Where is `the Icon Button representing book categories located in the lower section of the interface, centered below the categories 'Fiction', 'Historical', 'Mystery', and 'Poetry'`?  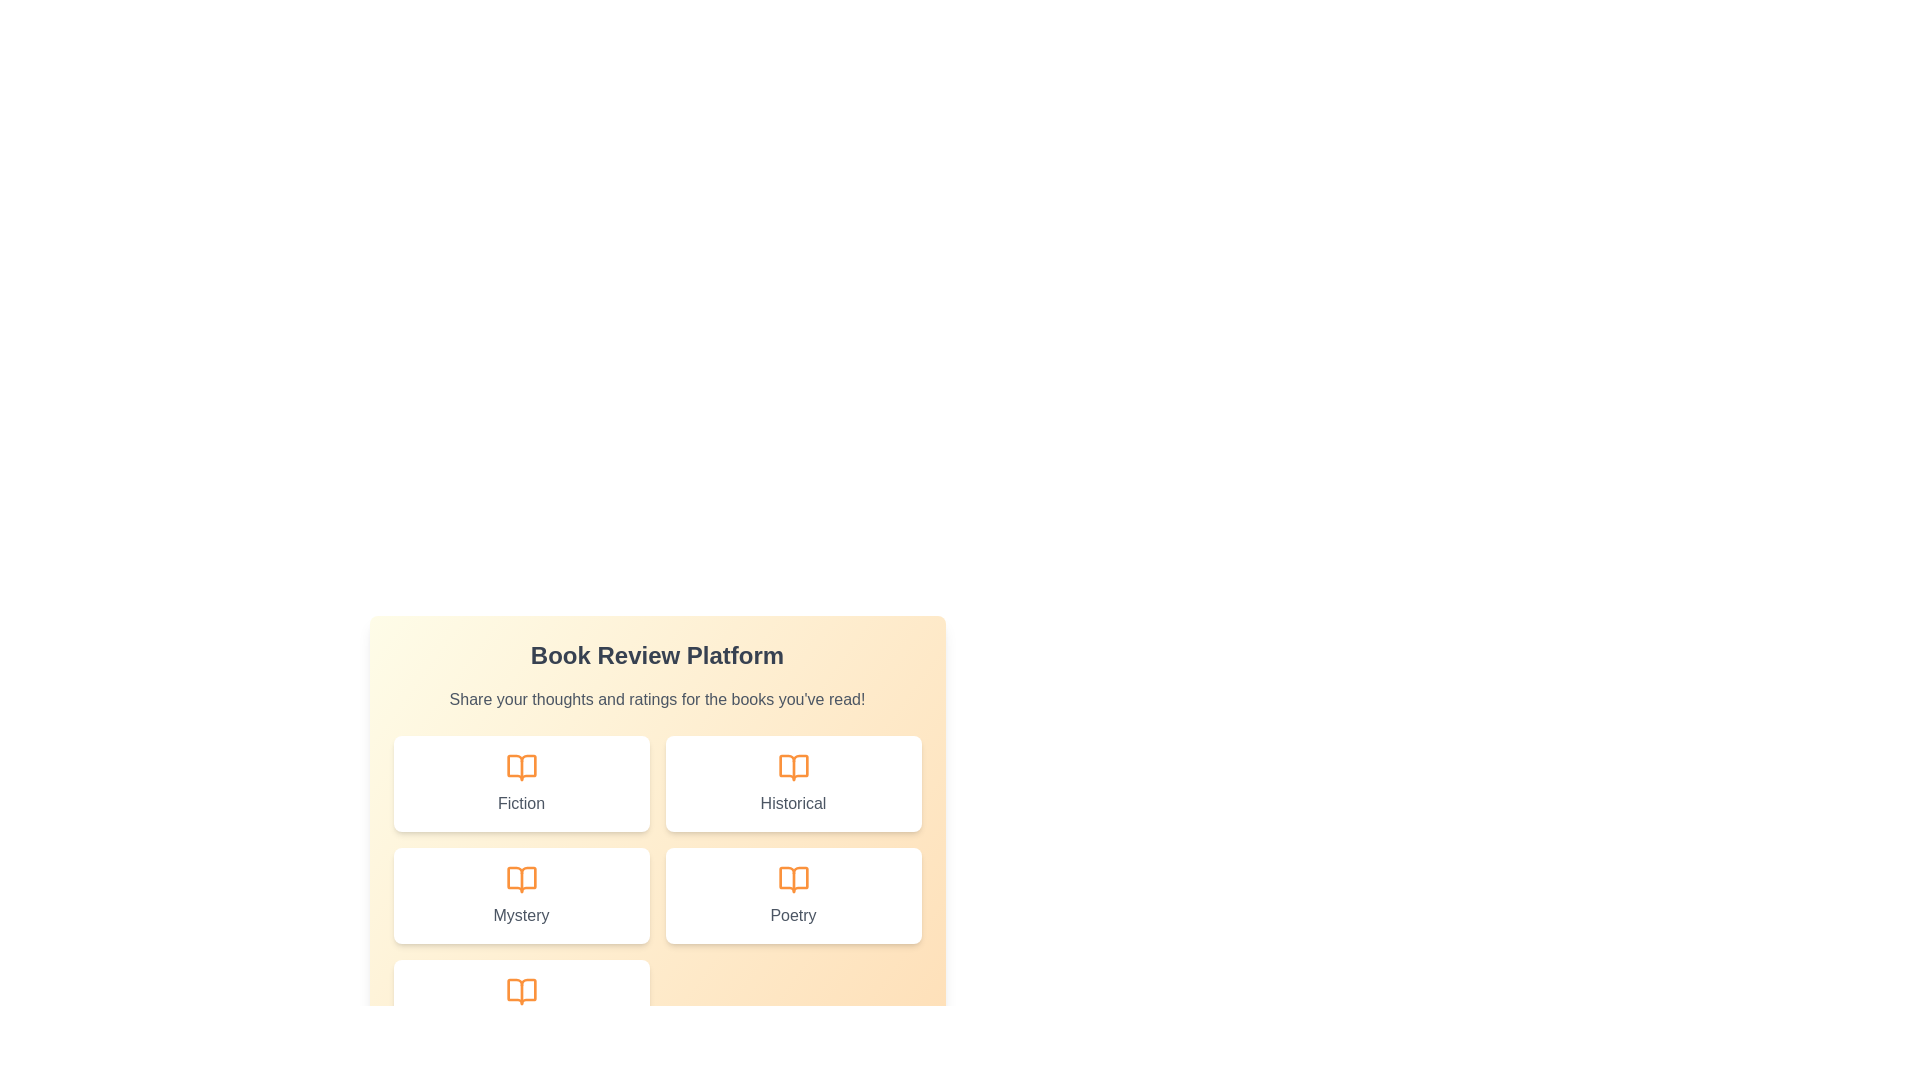
the Icon Button representing book categories located in the lower section of the interface, centered below the categories 'Fiction', 'Historical', 'Mystery', and 'Poetry' is located at coordinates (521, 991).